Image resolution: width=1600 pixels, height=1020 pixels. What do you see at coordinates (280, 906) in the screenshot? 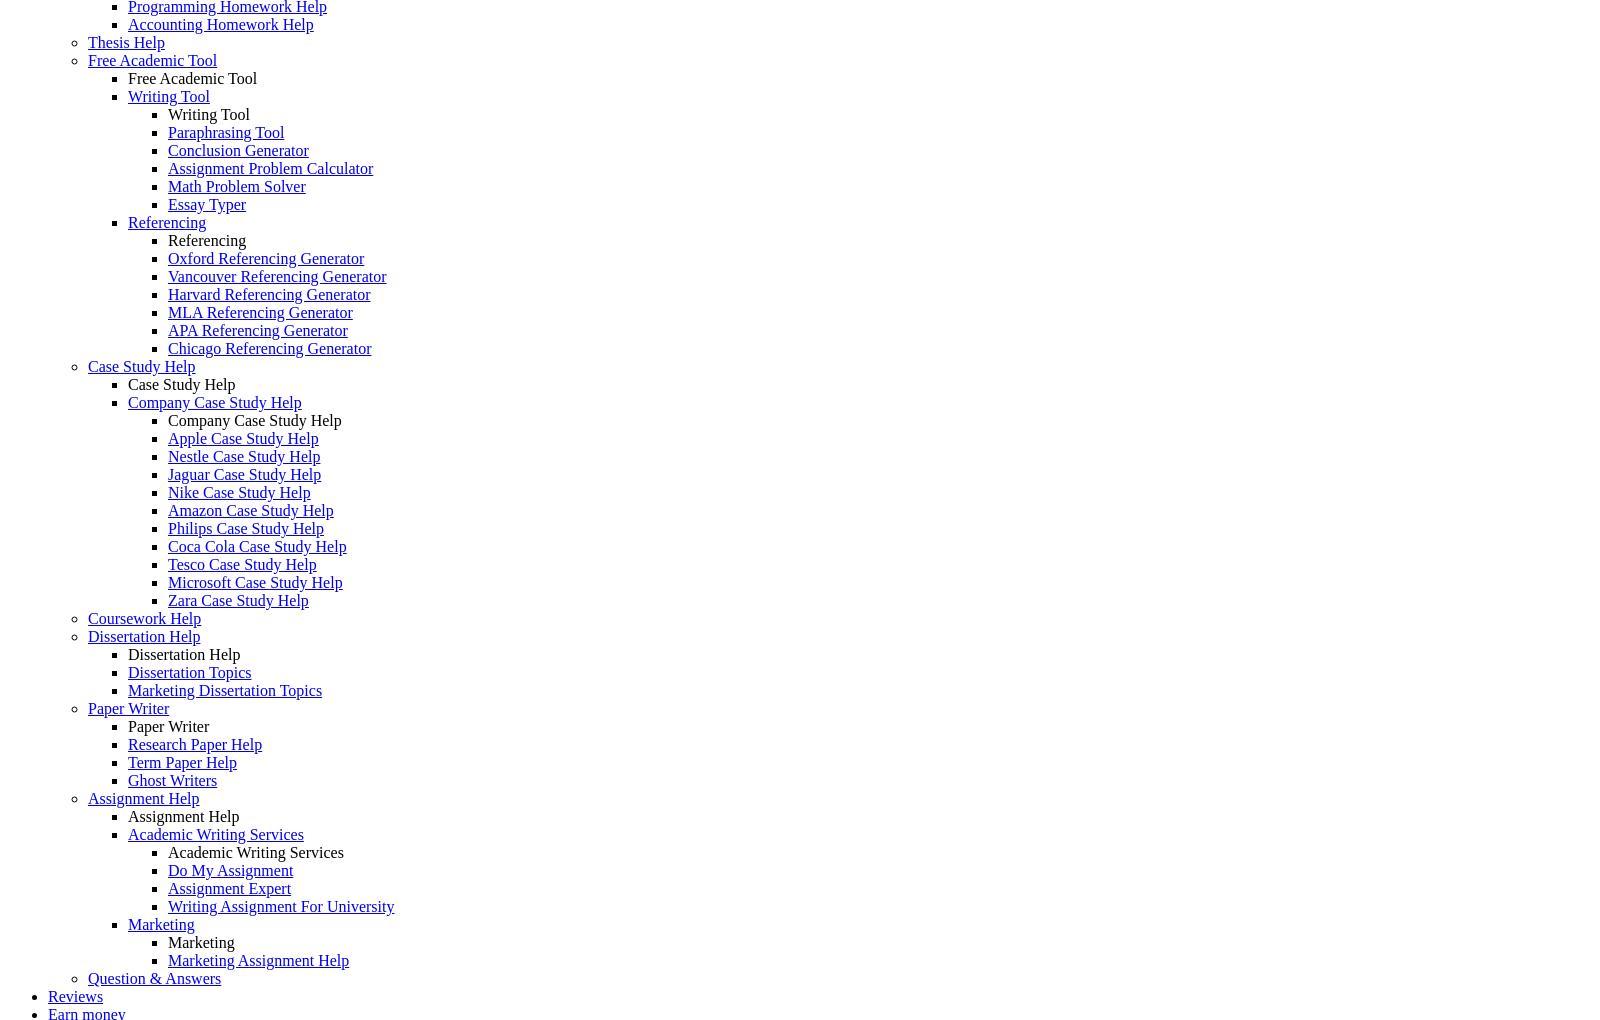
I see `'Writing Assignment For University'` at bounding box center [280, 906].